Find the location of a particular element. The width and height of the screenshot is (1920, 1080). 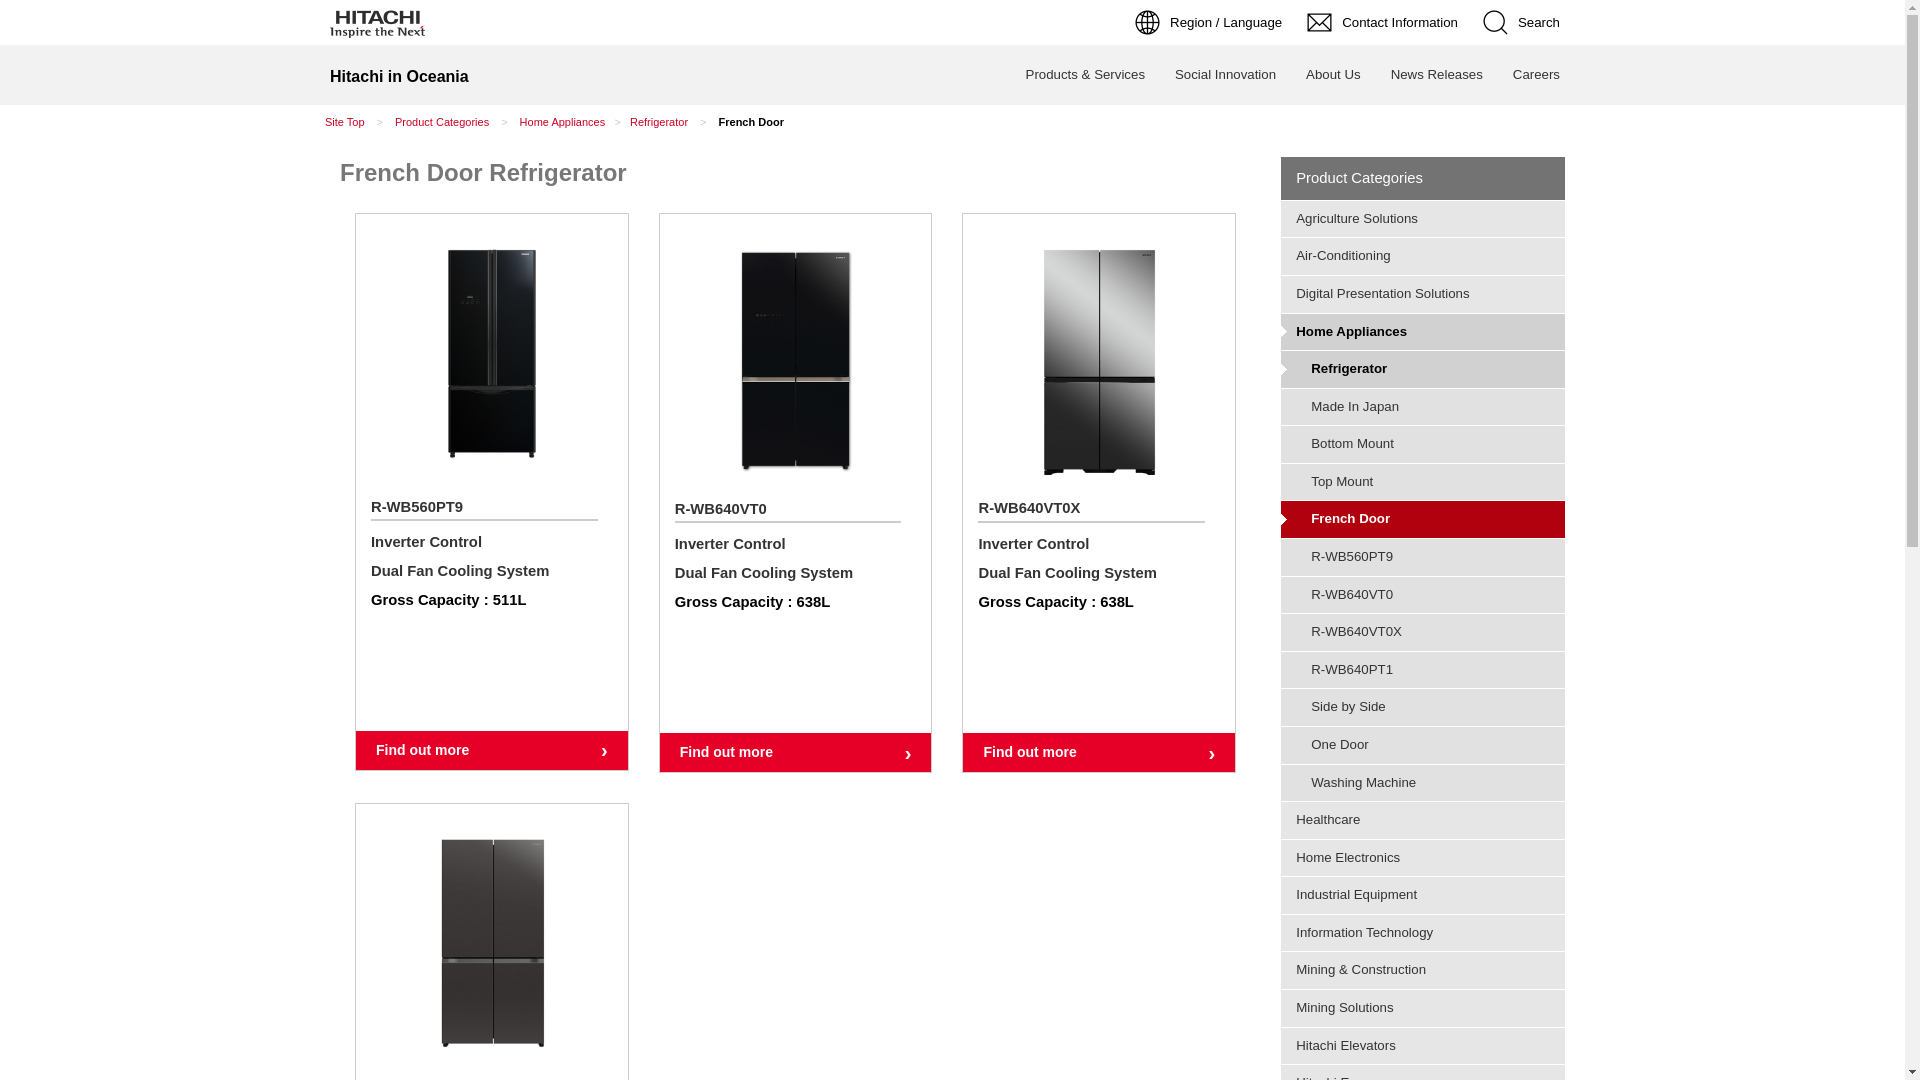

'About Us' is located at coordinates (1333, 73).